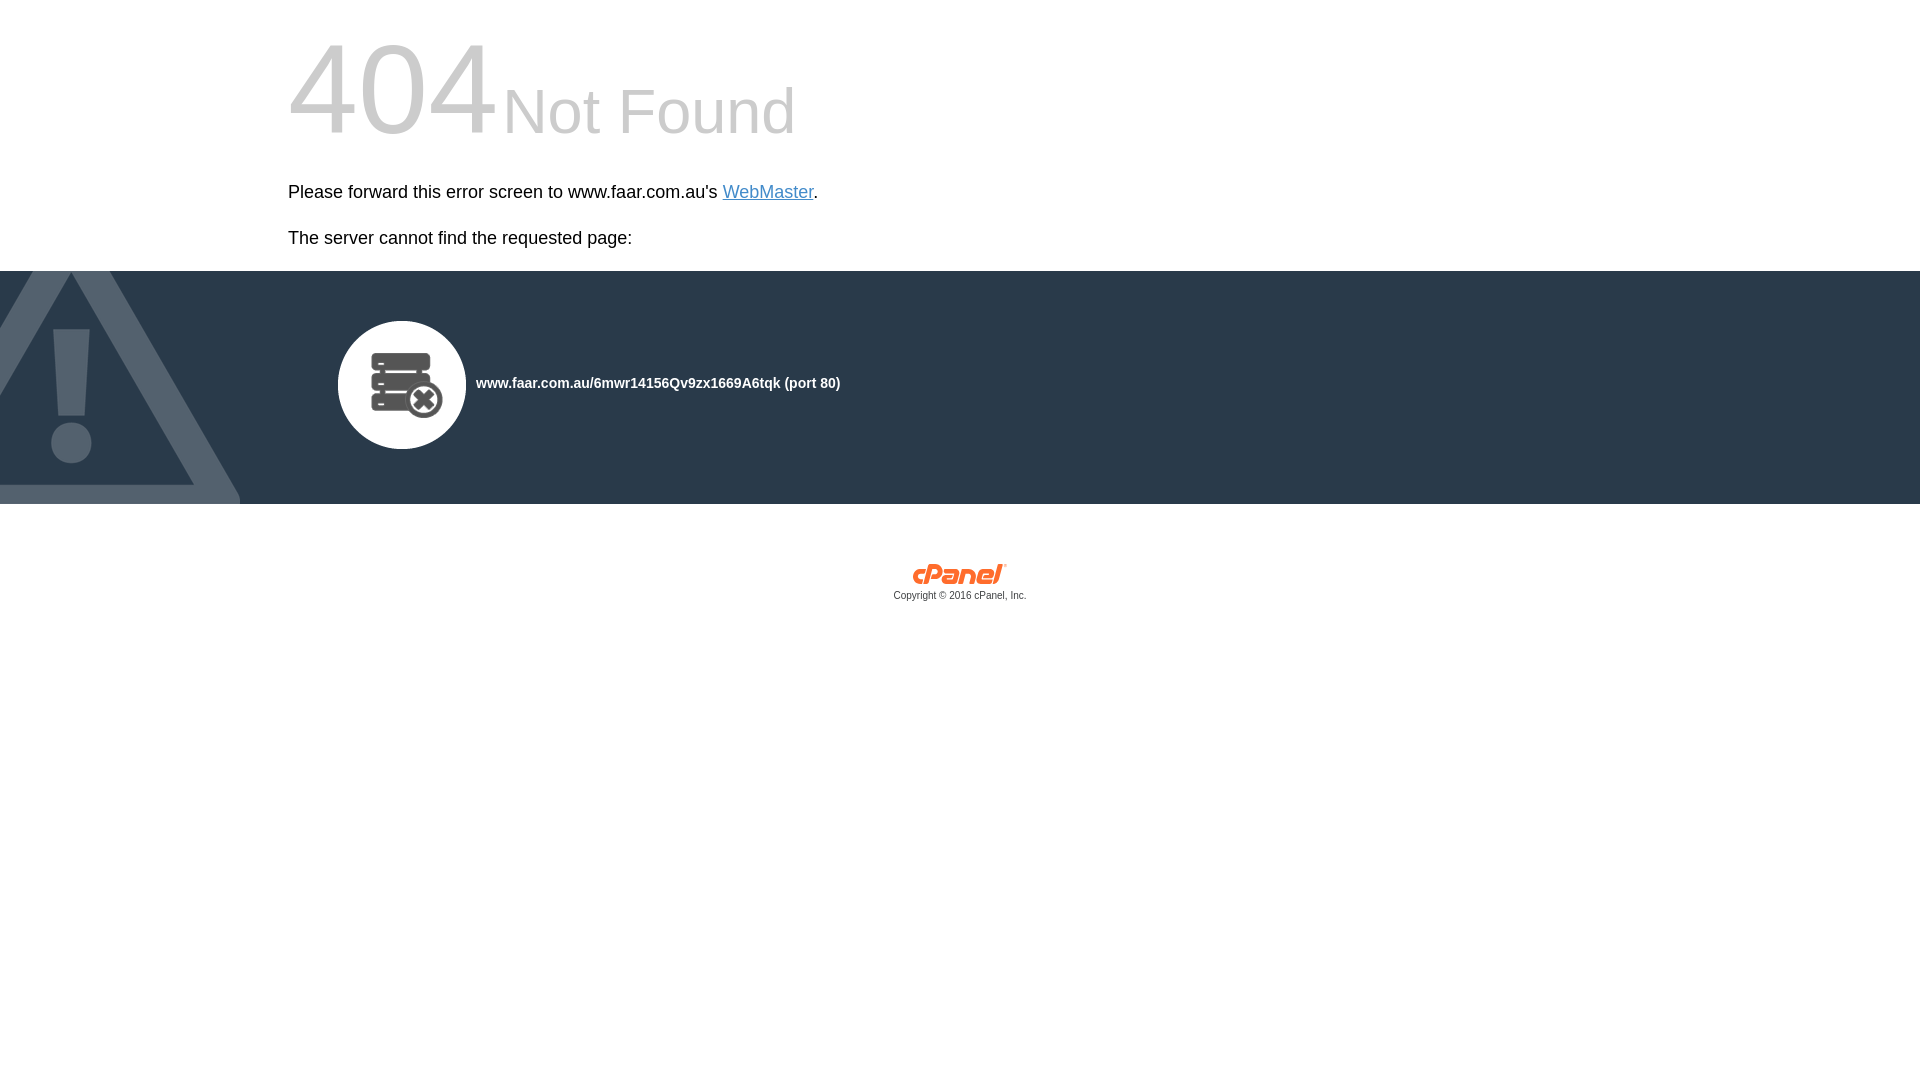  Describe the element at coordinates (767, 192) in the screenshot. I see `'WebMaster'` at that location.